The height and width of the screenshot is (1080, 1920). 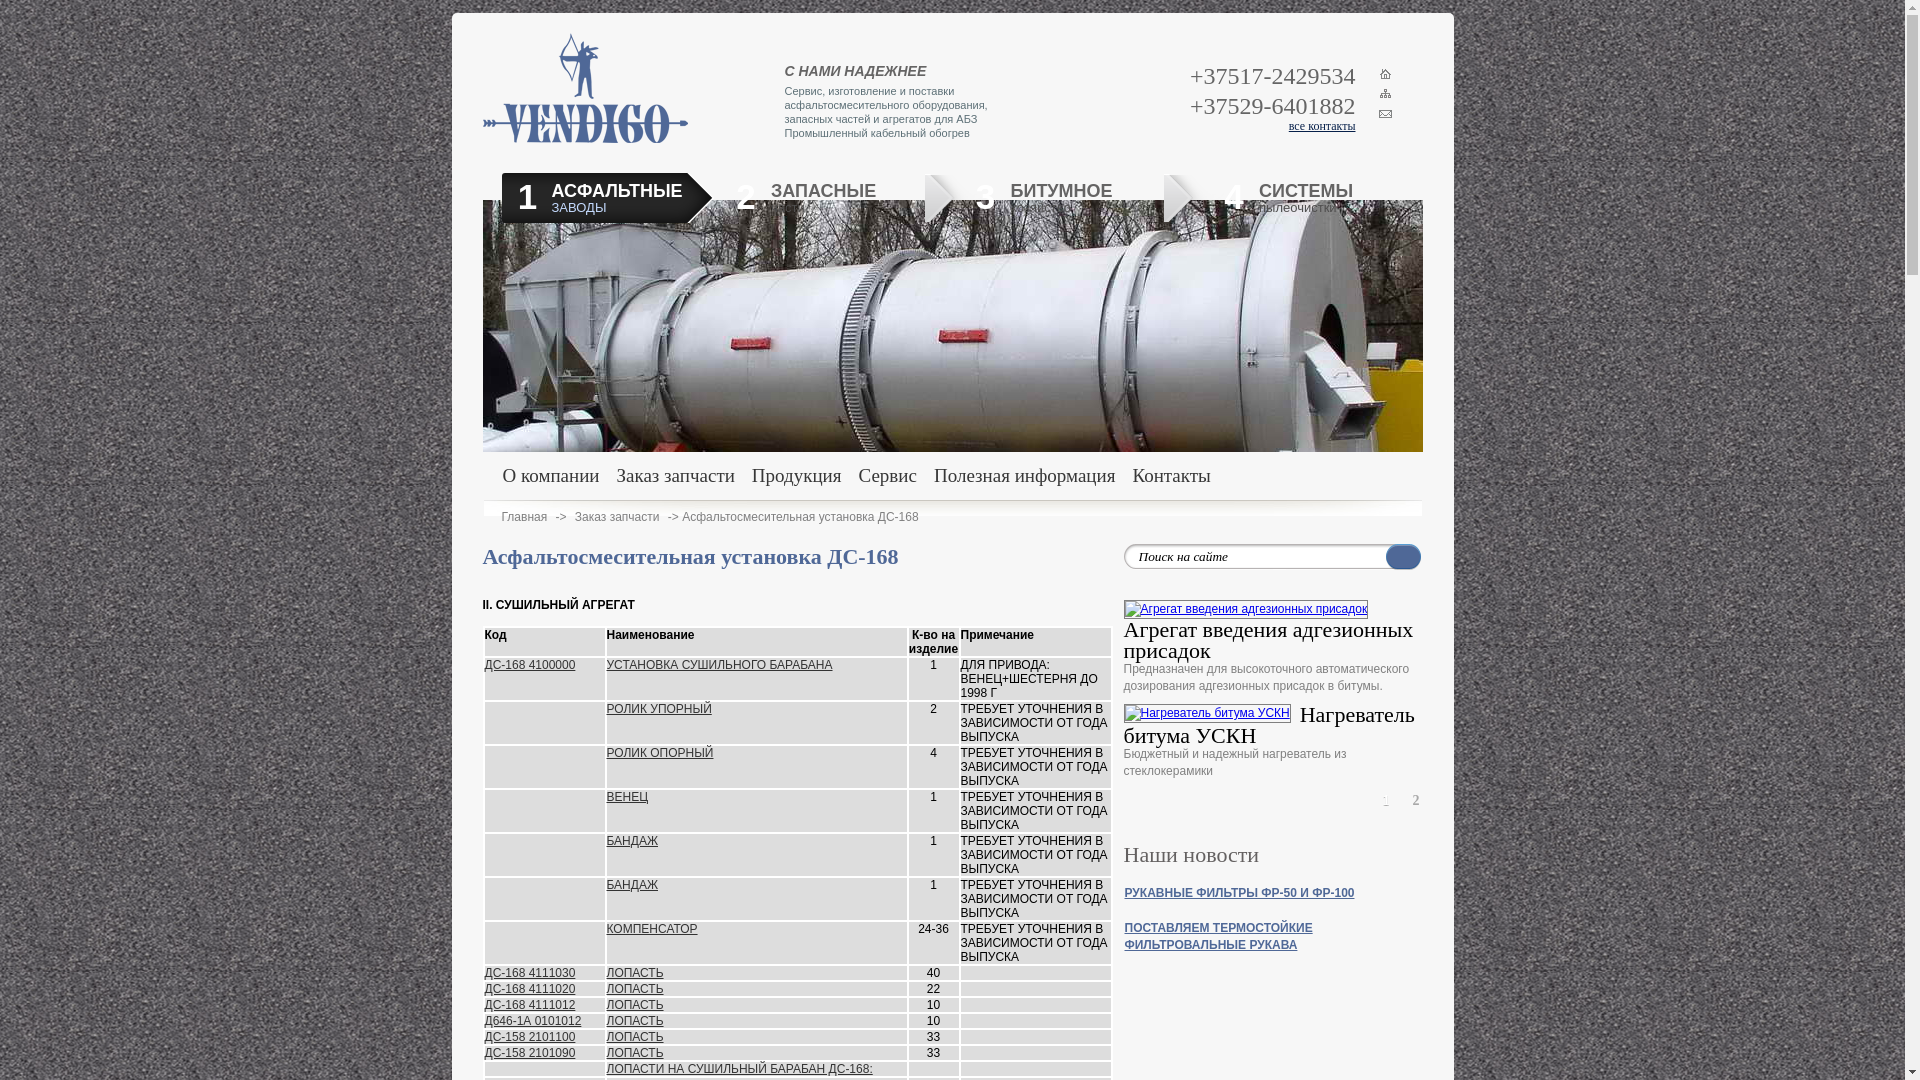 What do you see at coordinates (1385, 800) in the screenshot?
I see `'1'` at bounding box center [1385, 800].